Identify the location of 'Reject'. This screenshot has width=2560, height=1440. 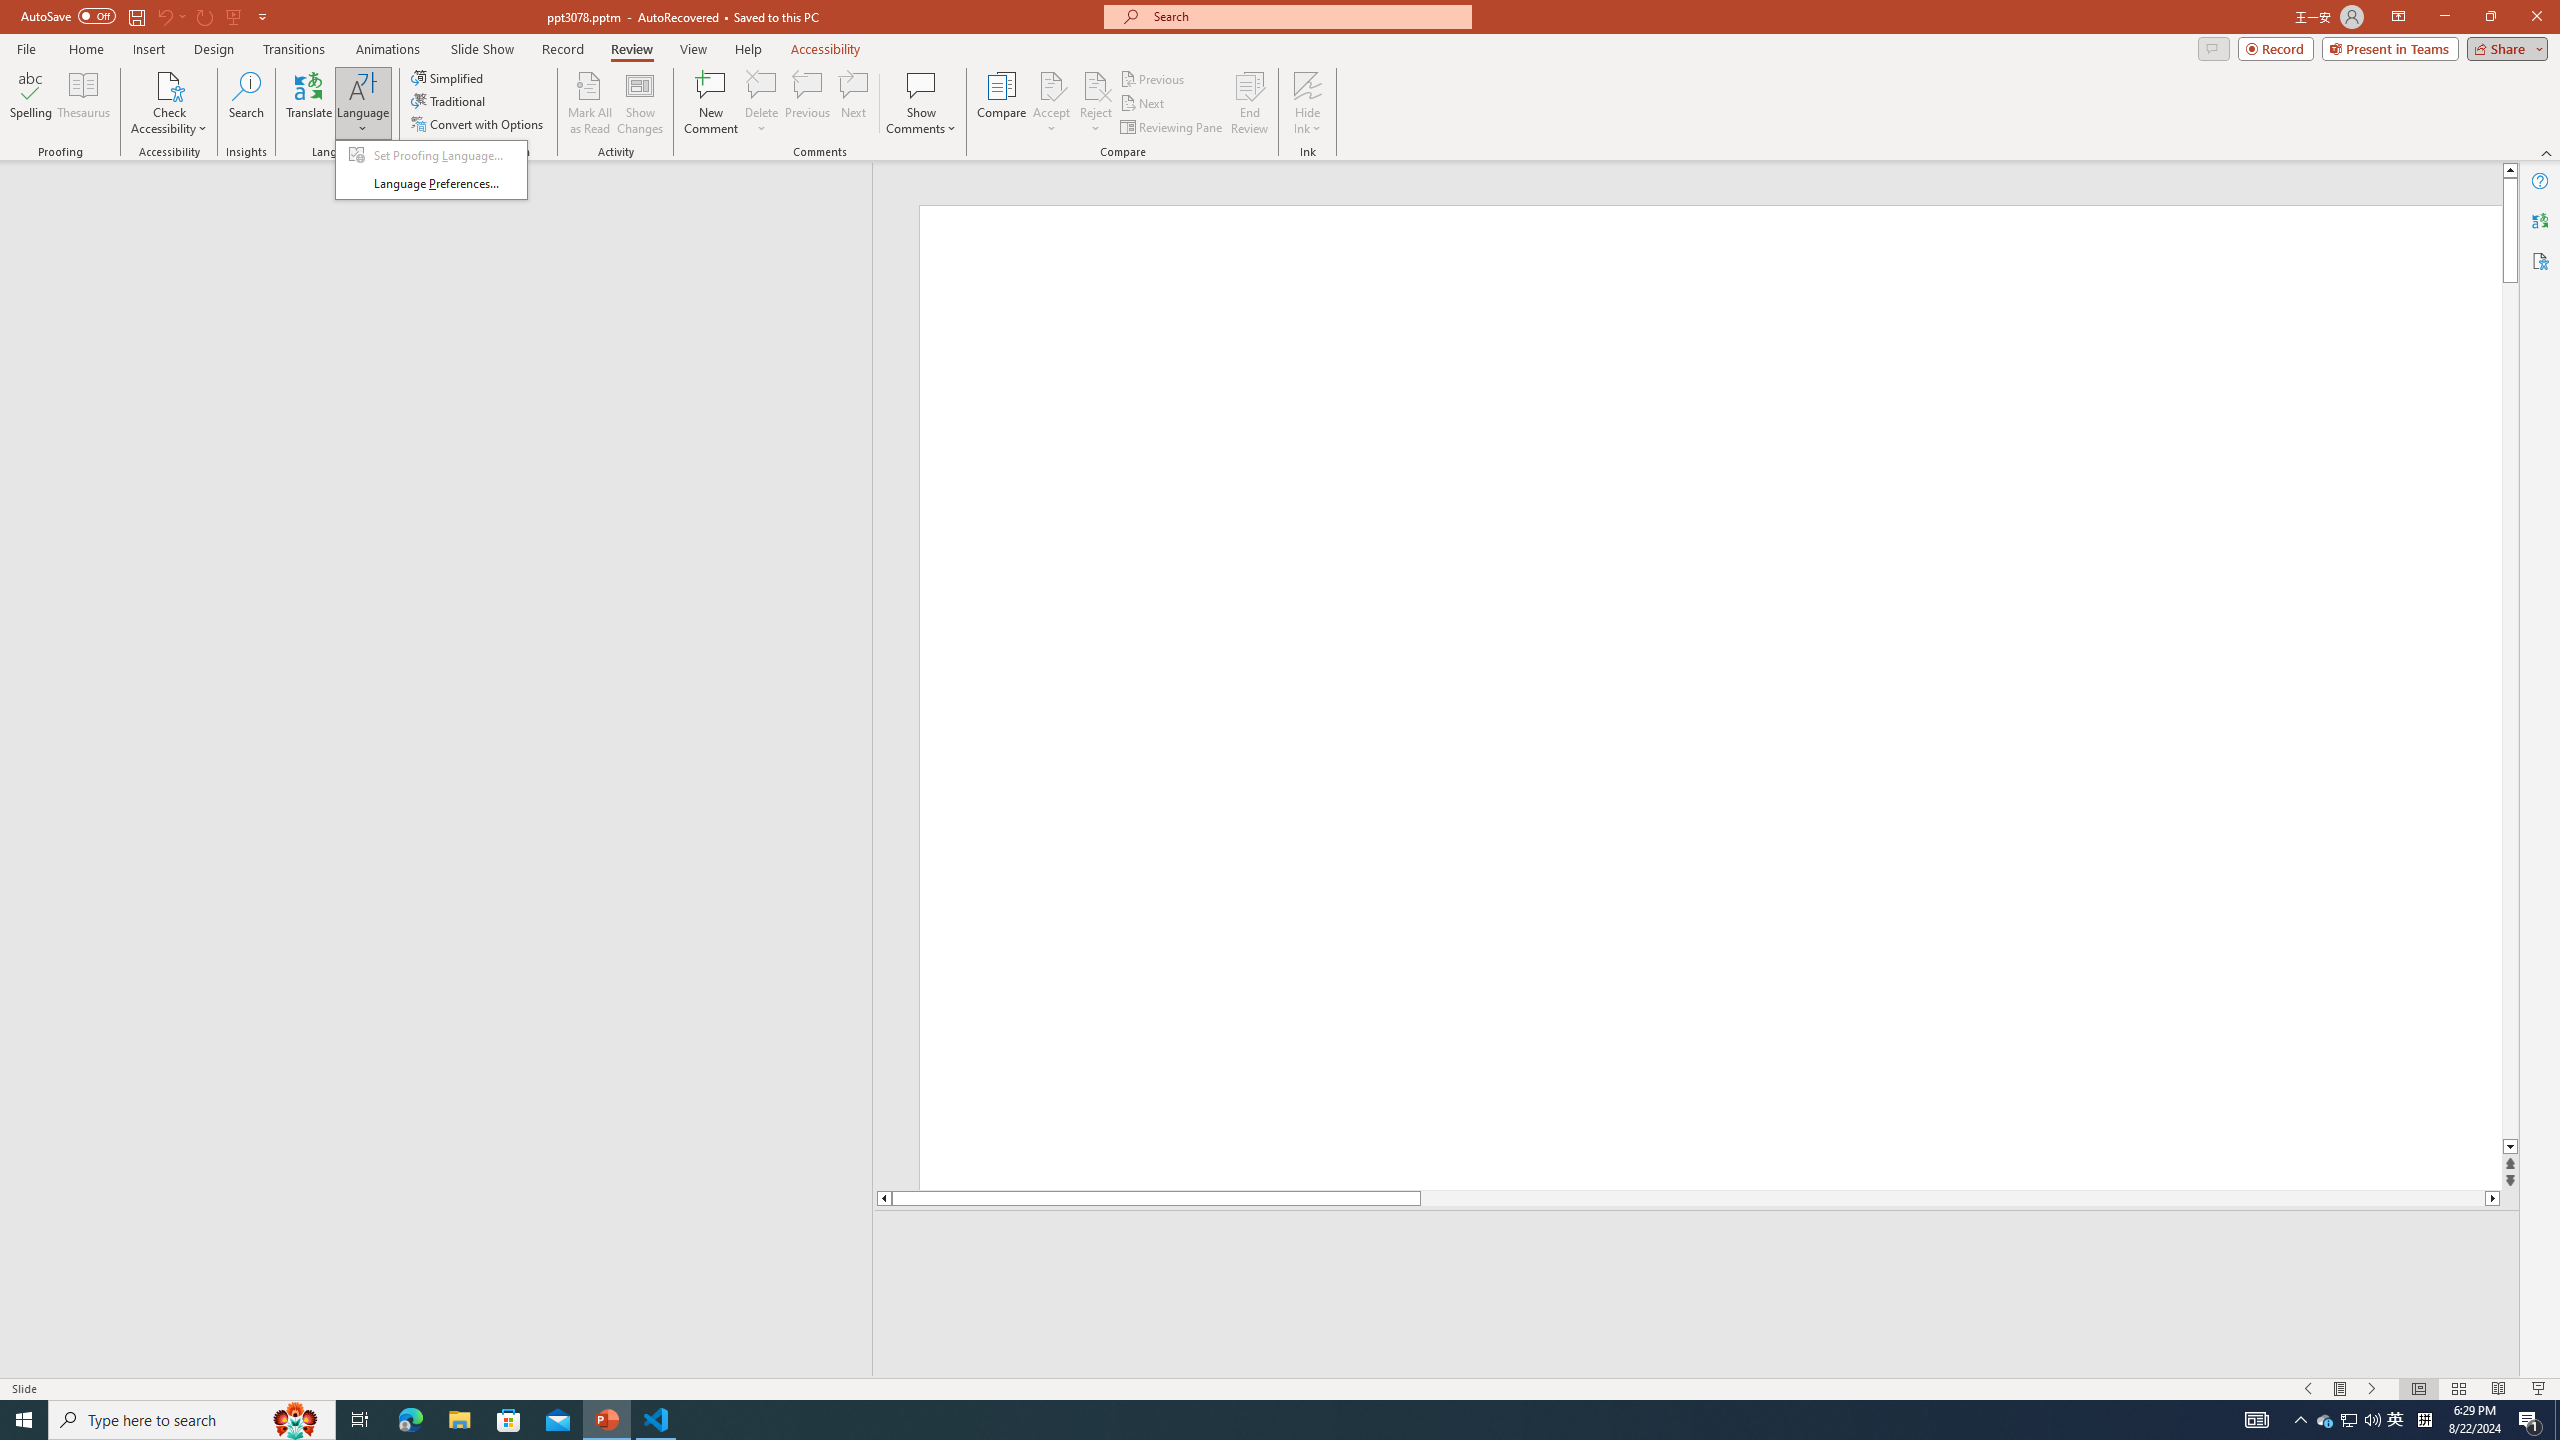
(1094, 103).